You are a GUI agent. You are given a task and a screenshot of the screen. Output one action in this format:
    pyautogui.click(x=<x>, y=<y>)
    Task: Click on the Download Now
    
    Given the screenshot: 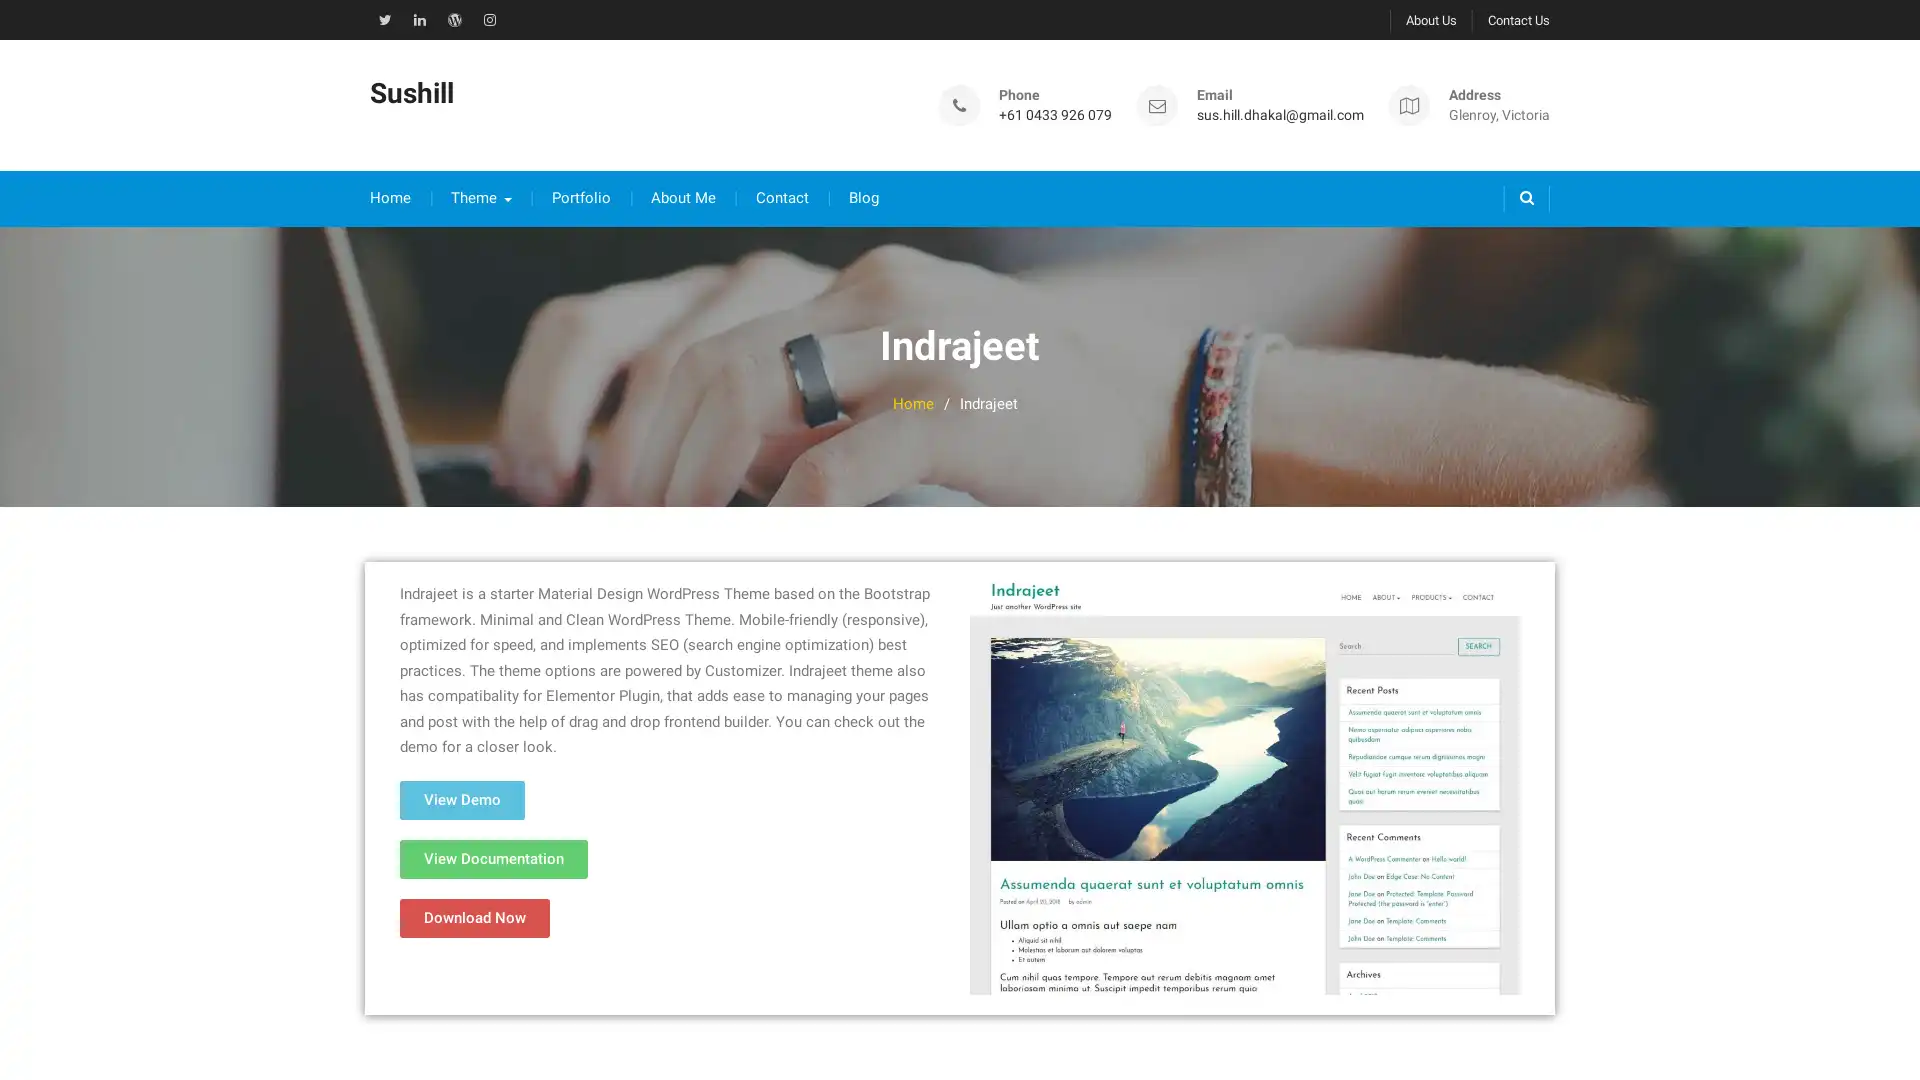 What is the action you would take?
    pyautogui.click(x=474, y=896)
    